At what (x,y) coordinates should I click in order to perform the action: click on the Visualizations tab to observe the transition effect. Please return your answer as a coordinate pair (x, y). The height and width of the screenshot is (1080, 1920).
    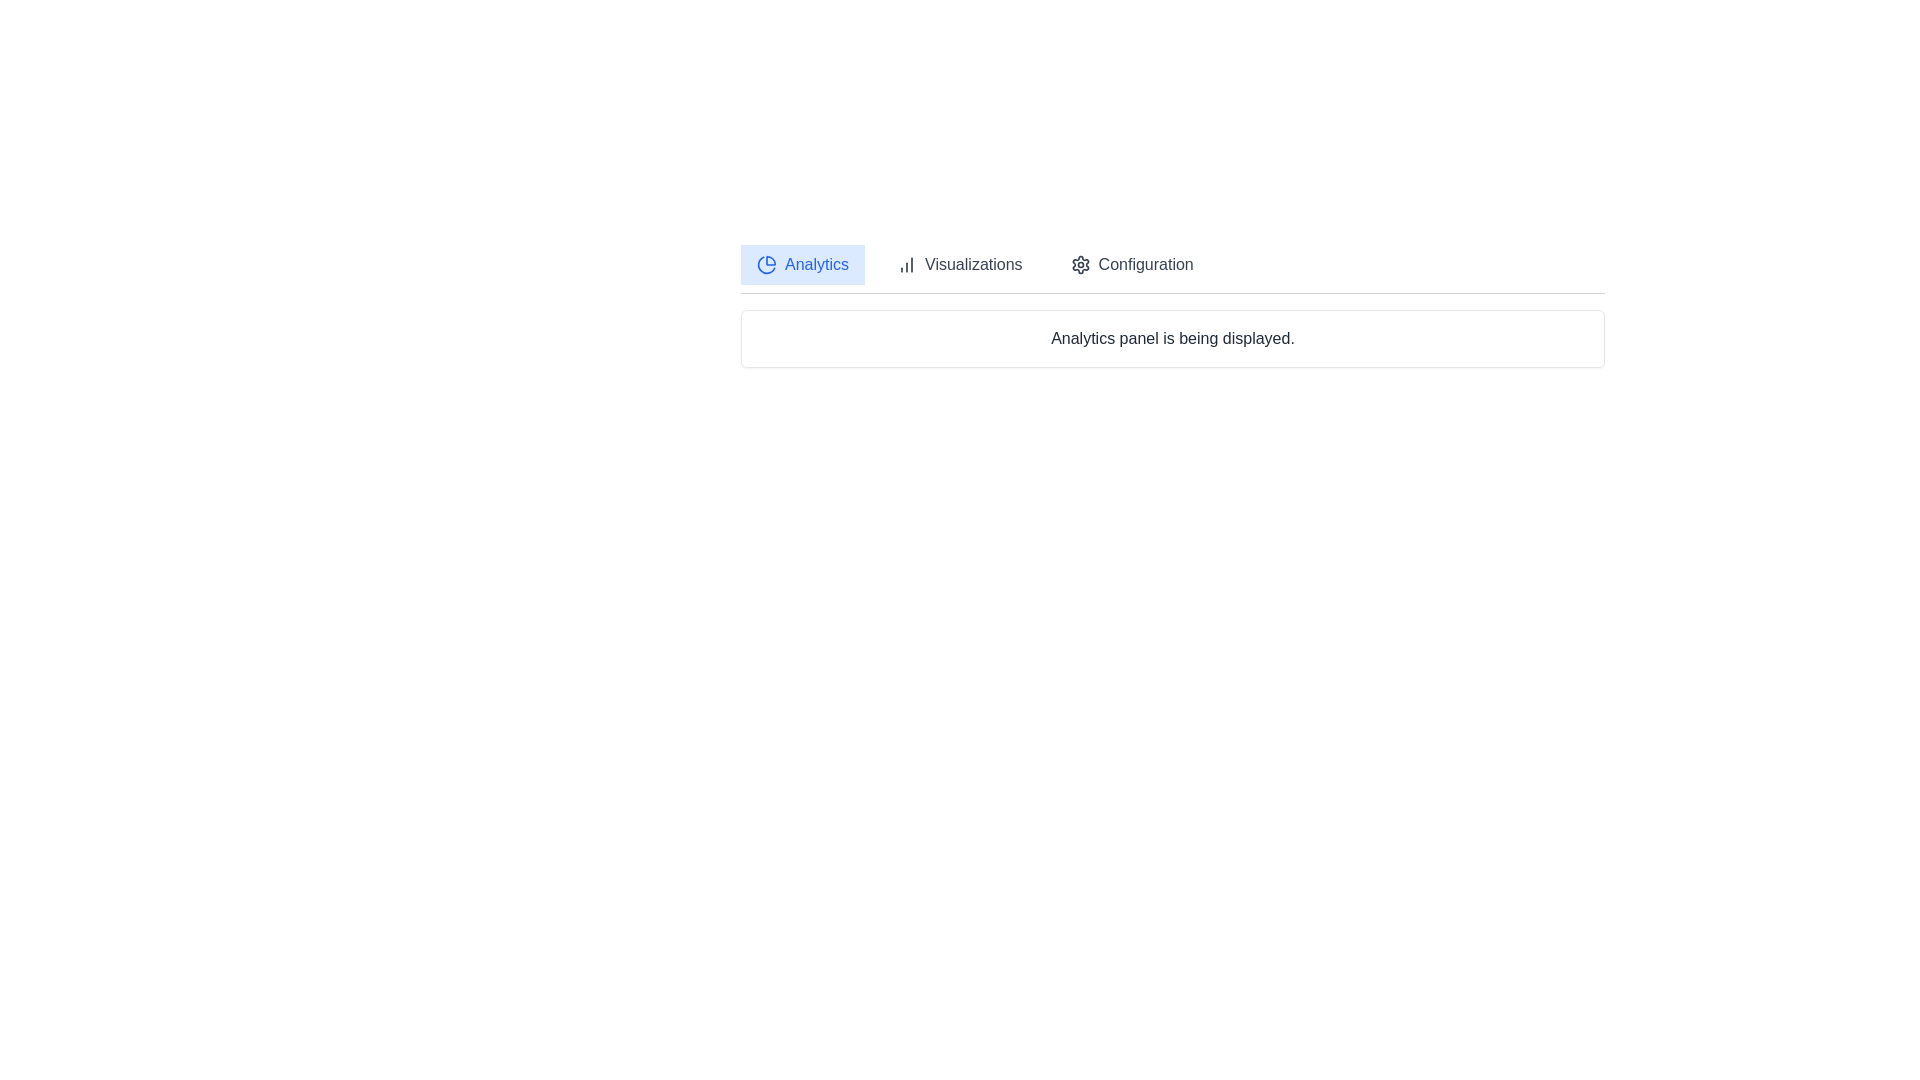
    Looking at the image, I should click on (958, 264).